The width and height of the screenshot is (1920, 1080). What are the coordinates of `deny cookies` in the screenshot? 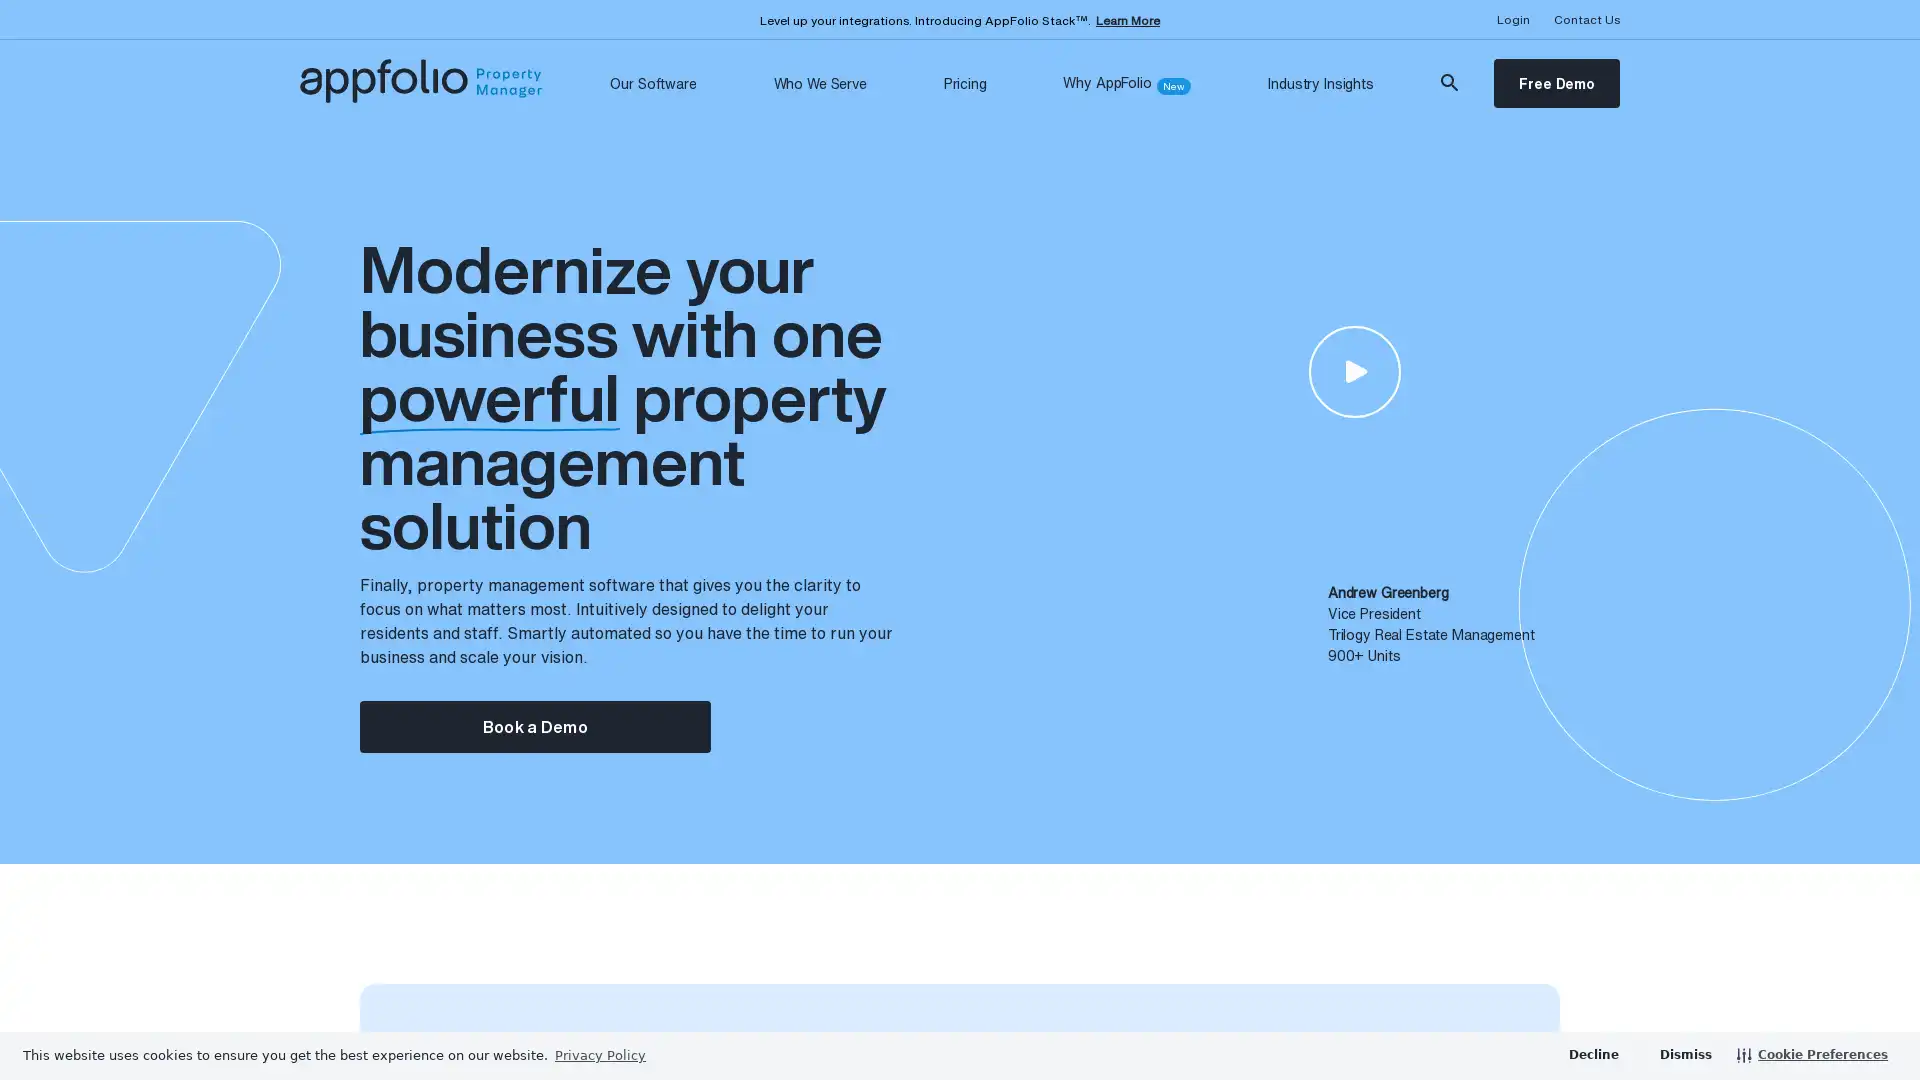 It's located at (1592, 1054).